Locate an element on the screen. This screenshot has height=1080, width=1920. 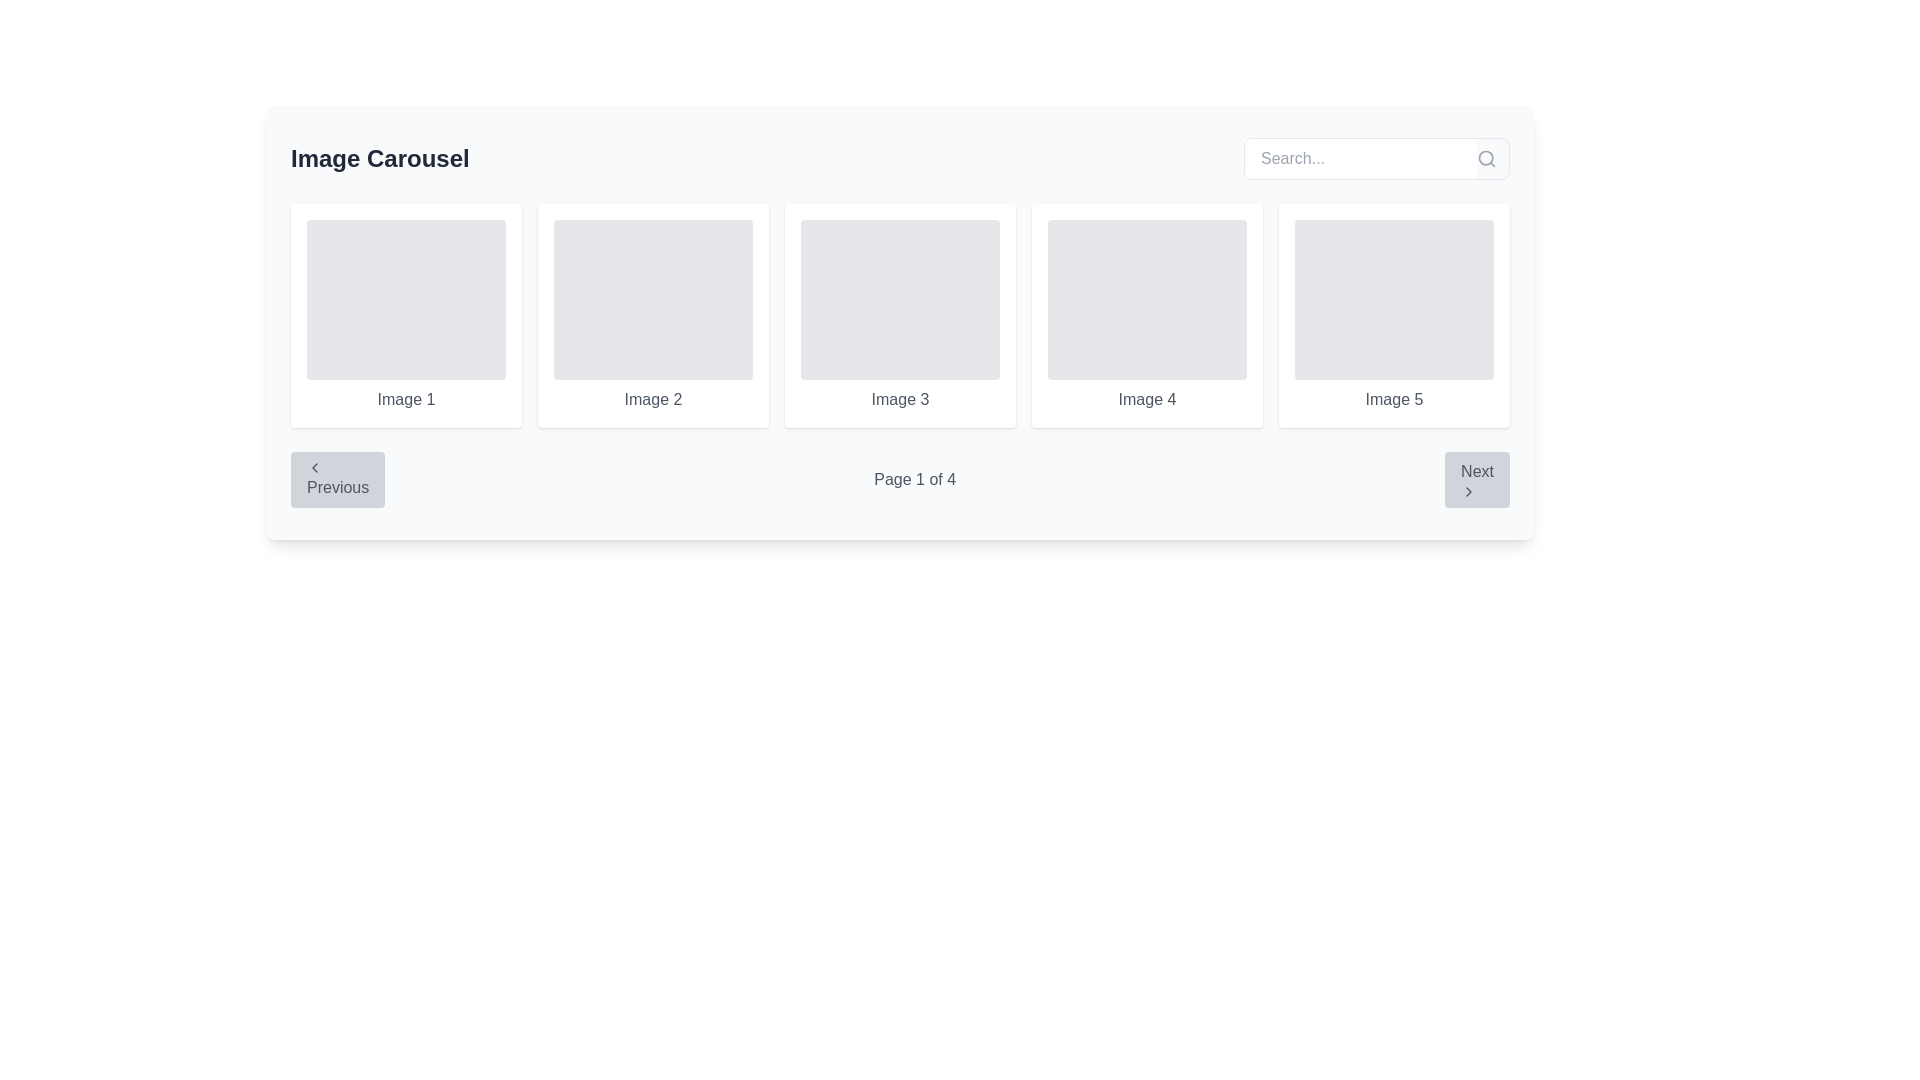
the image placeholder labeled 'Image 3' in the gallery is located at coordinates (899, 315).